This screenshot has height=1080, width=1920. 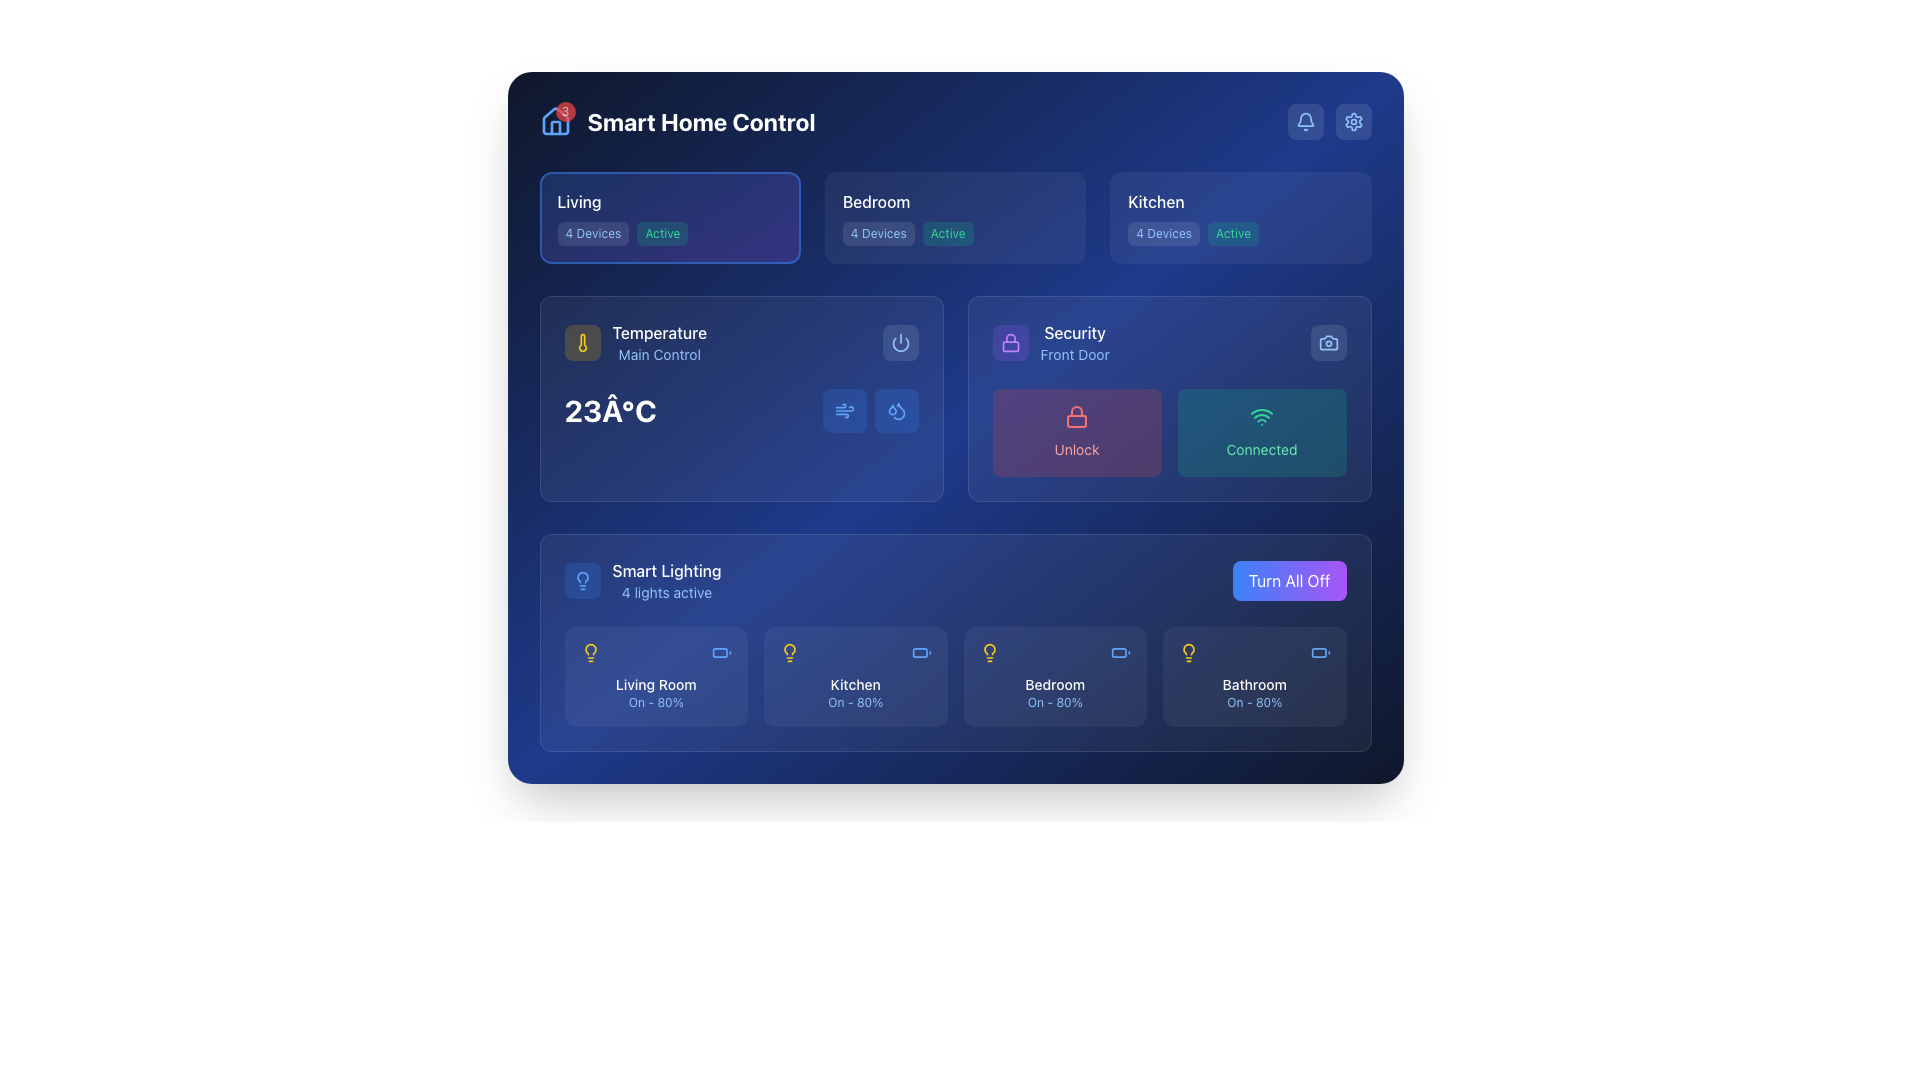 What do you see at coordinates (656, 701) in the screenshot?
I see `the text label displaying the status 'On - 80%' located at the bottom of the Living Room card in the Smart Lighting section` at bounding box center [656, 701].